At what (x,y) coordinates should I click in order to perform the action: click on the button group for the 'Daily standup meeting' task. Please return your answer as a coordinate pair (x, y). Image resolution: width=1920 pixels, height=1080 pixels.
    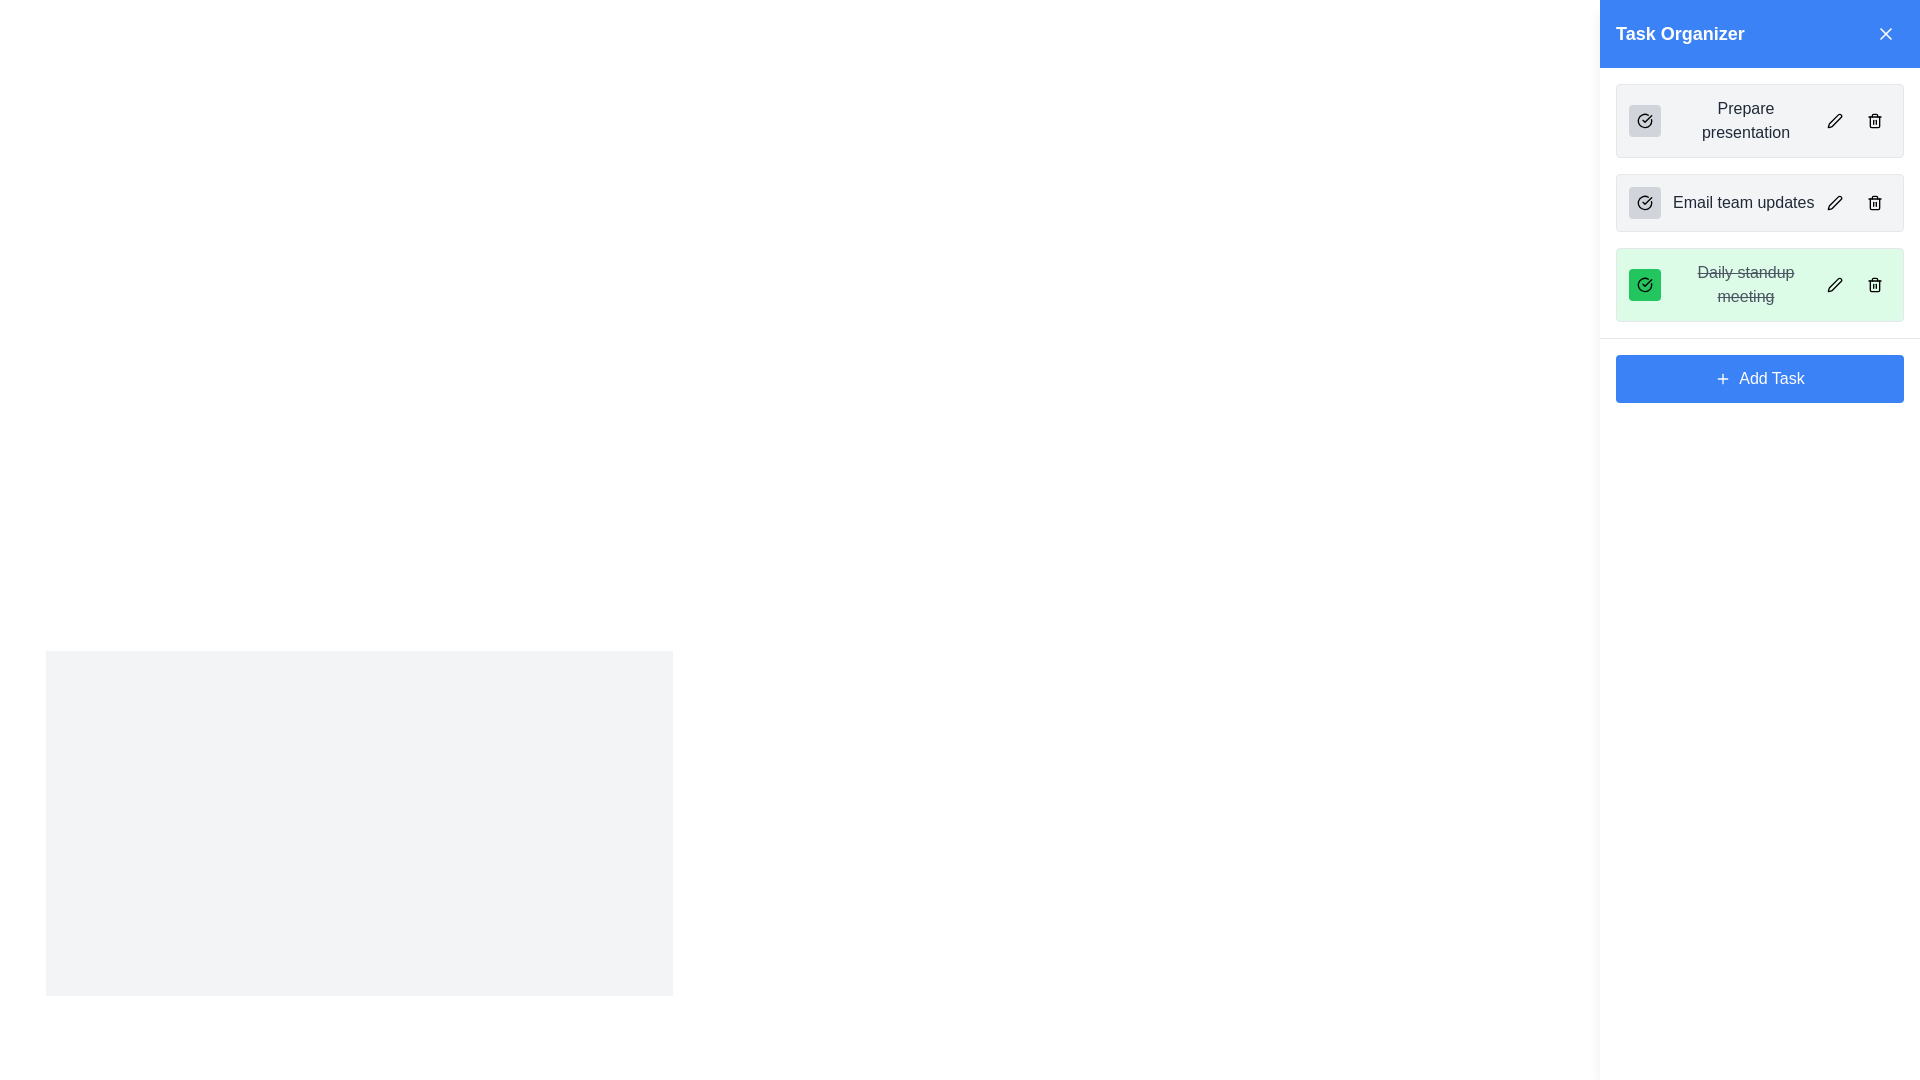
    Looking at the image, I should click on (1853, 285).